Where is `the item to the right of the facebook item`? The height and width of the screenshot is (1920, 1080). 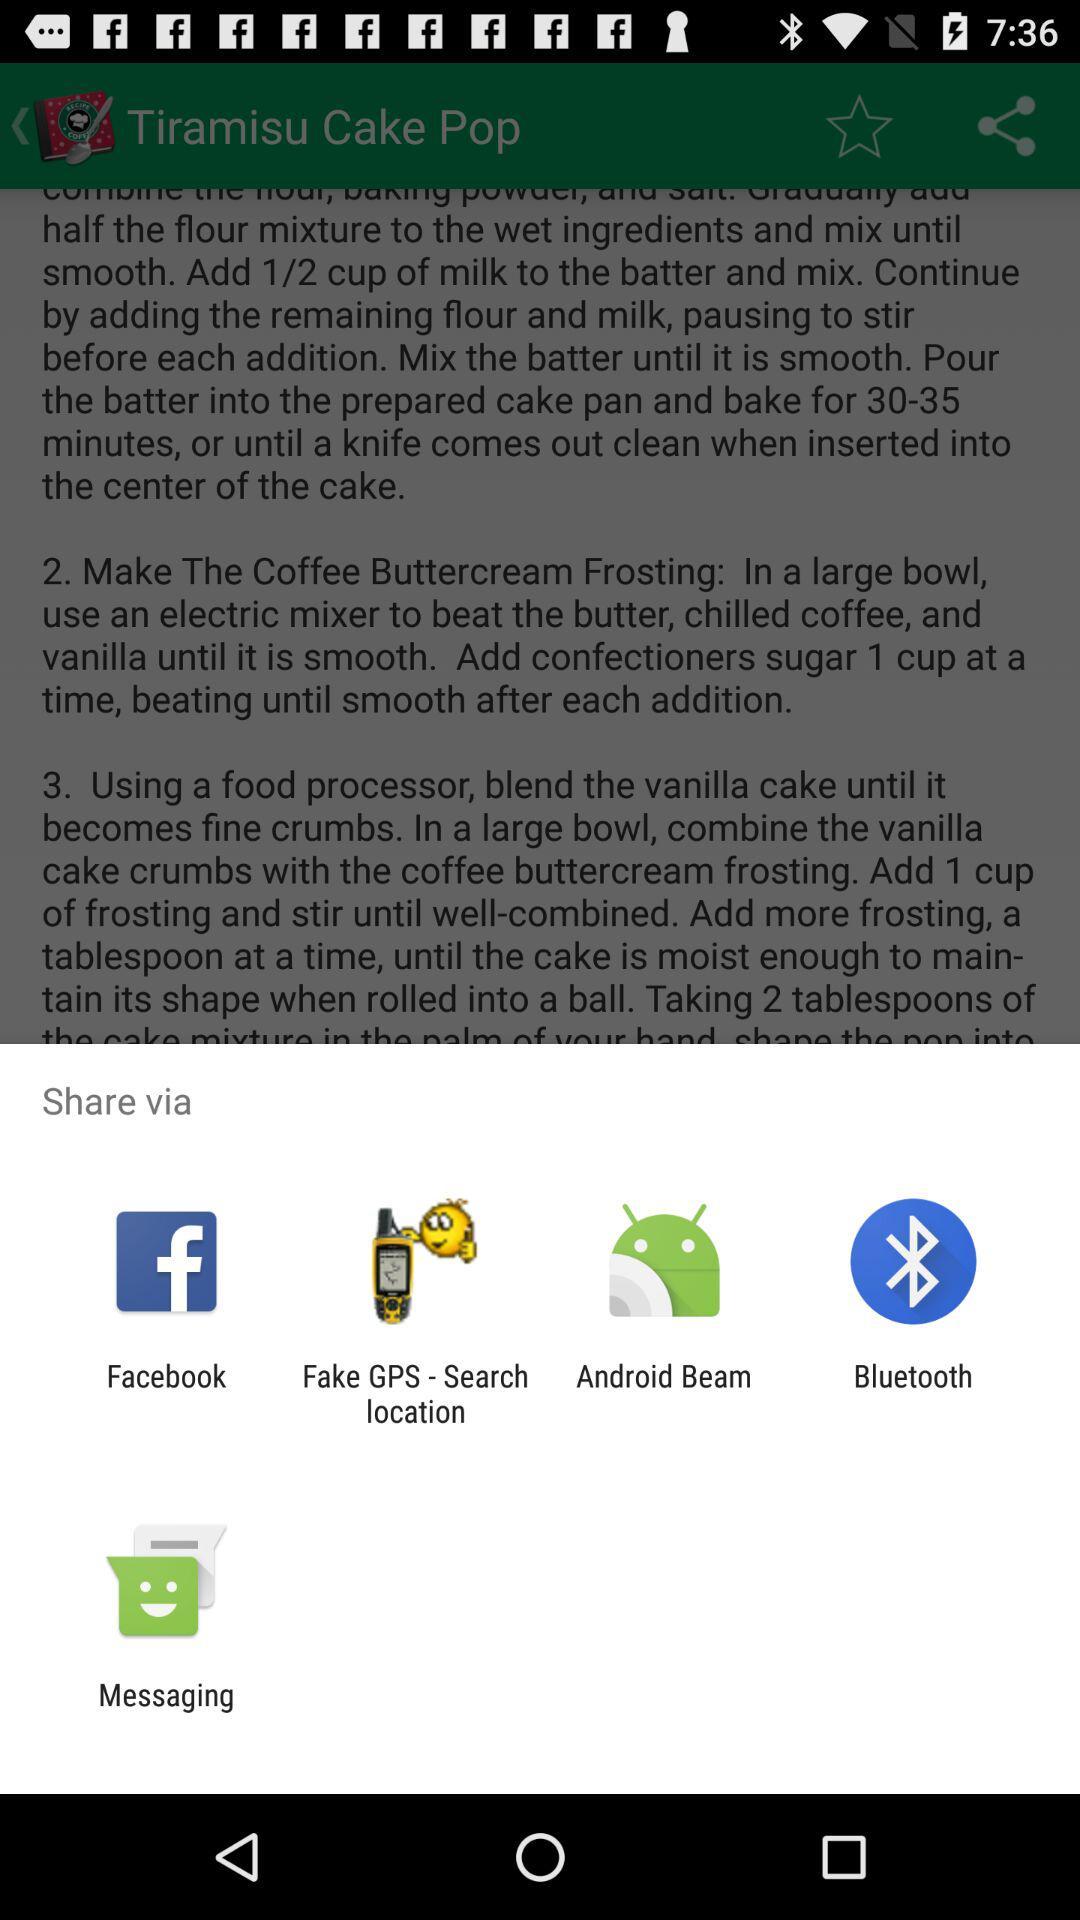
the item to the right of the facebook item is located at coordinates (414, 1392).